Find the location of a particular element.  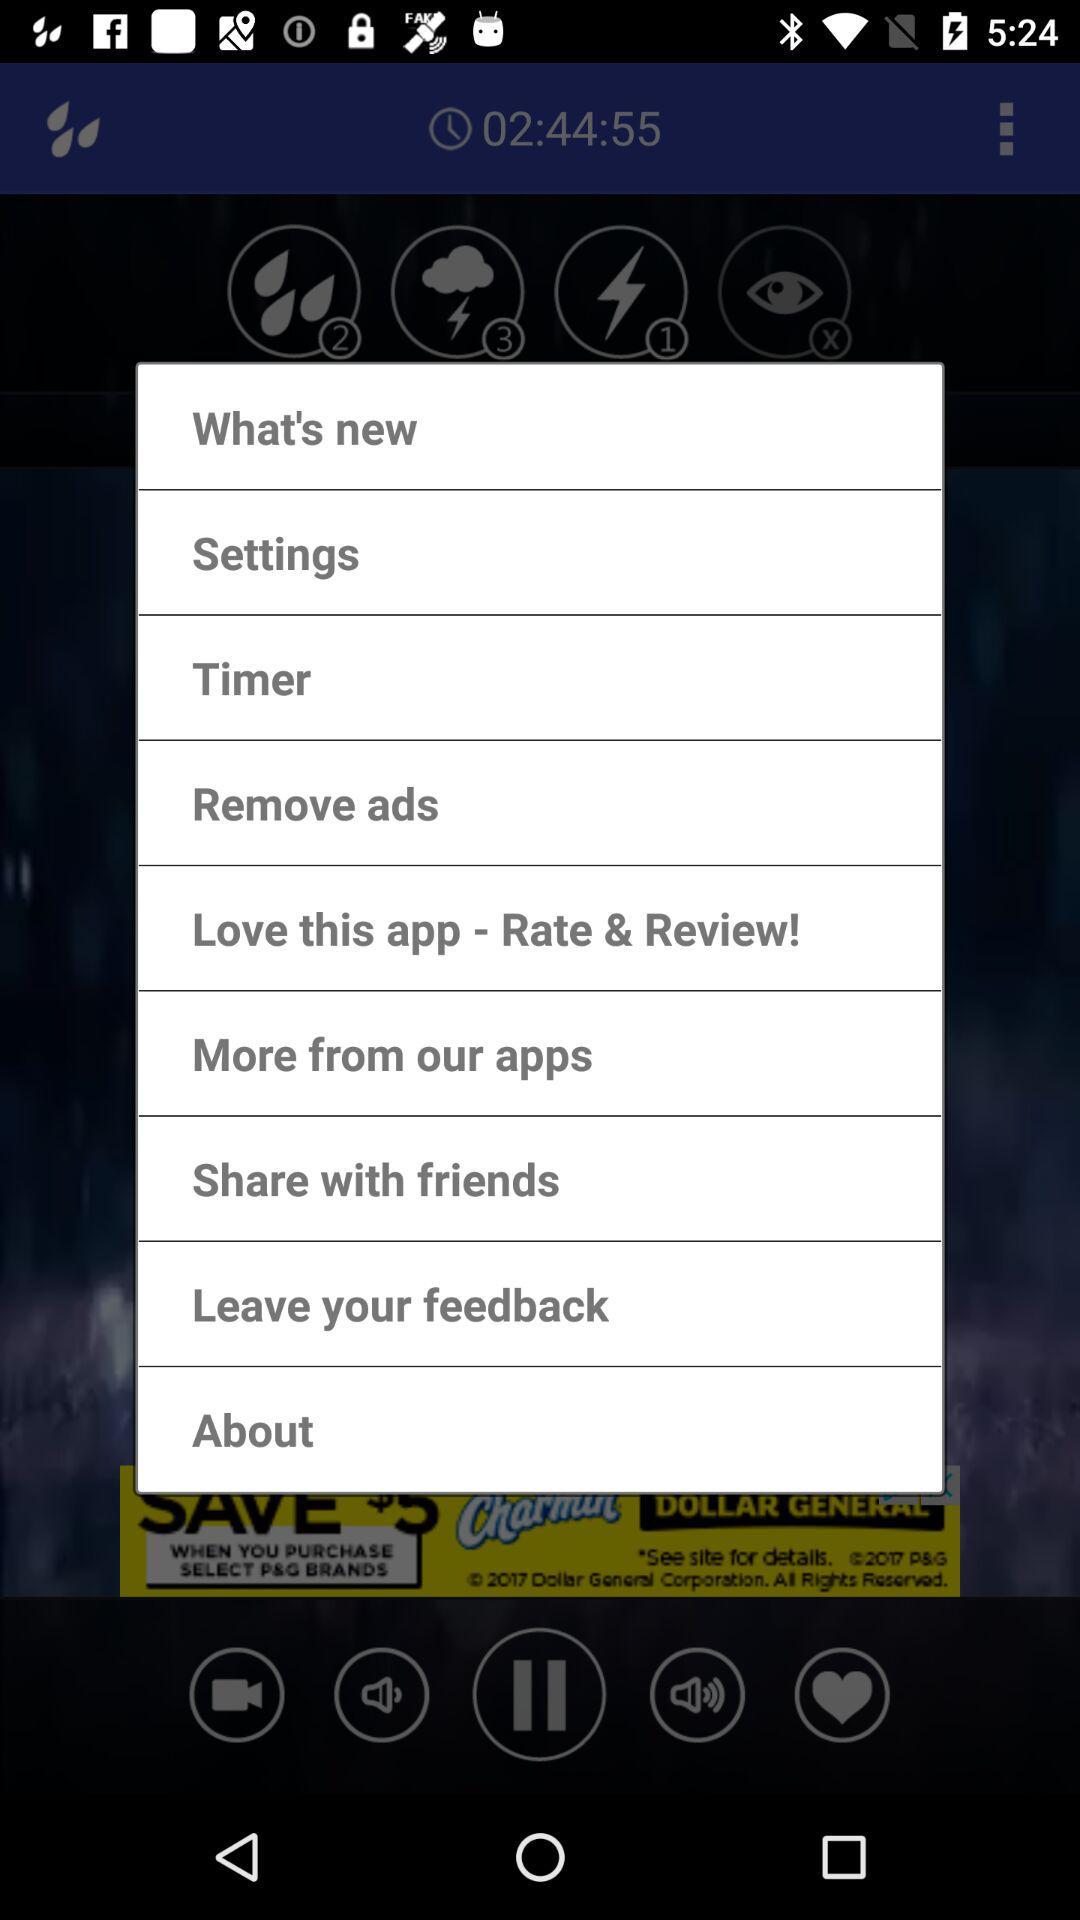

what's new app is located at coordinates (285, 426).